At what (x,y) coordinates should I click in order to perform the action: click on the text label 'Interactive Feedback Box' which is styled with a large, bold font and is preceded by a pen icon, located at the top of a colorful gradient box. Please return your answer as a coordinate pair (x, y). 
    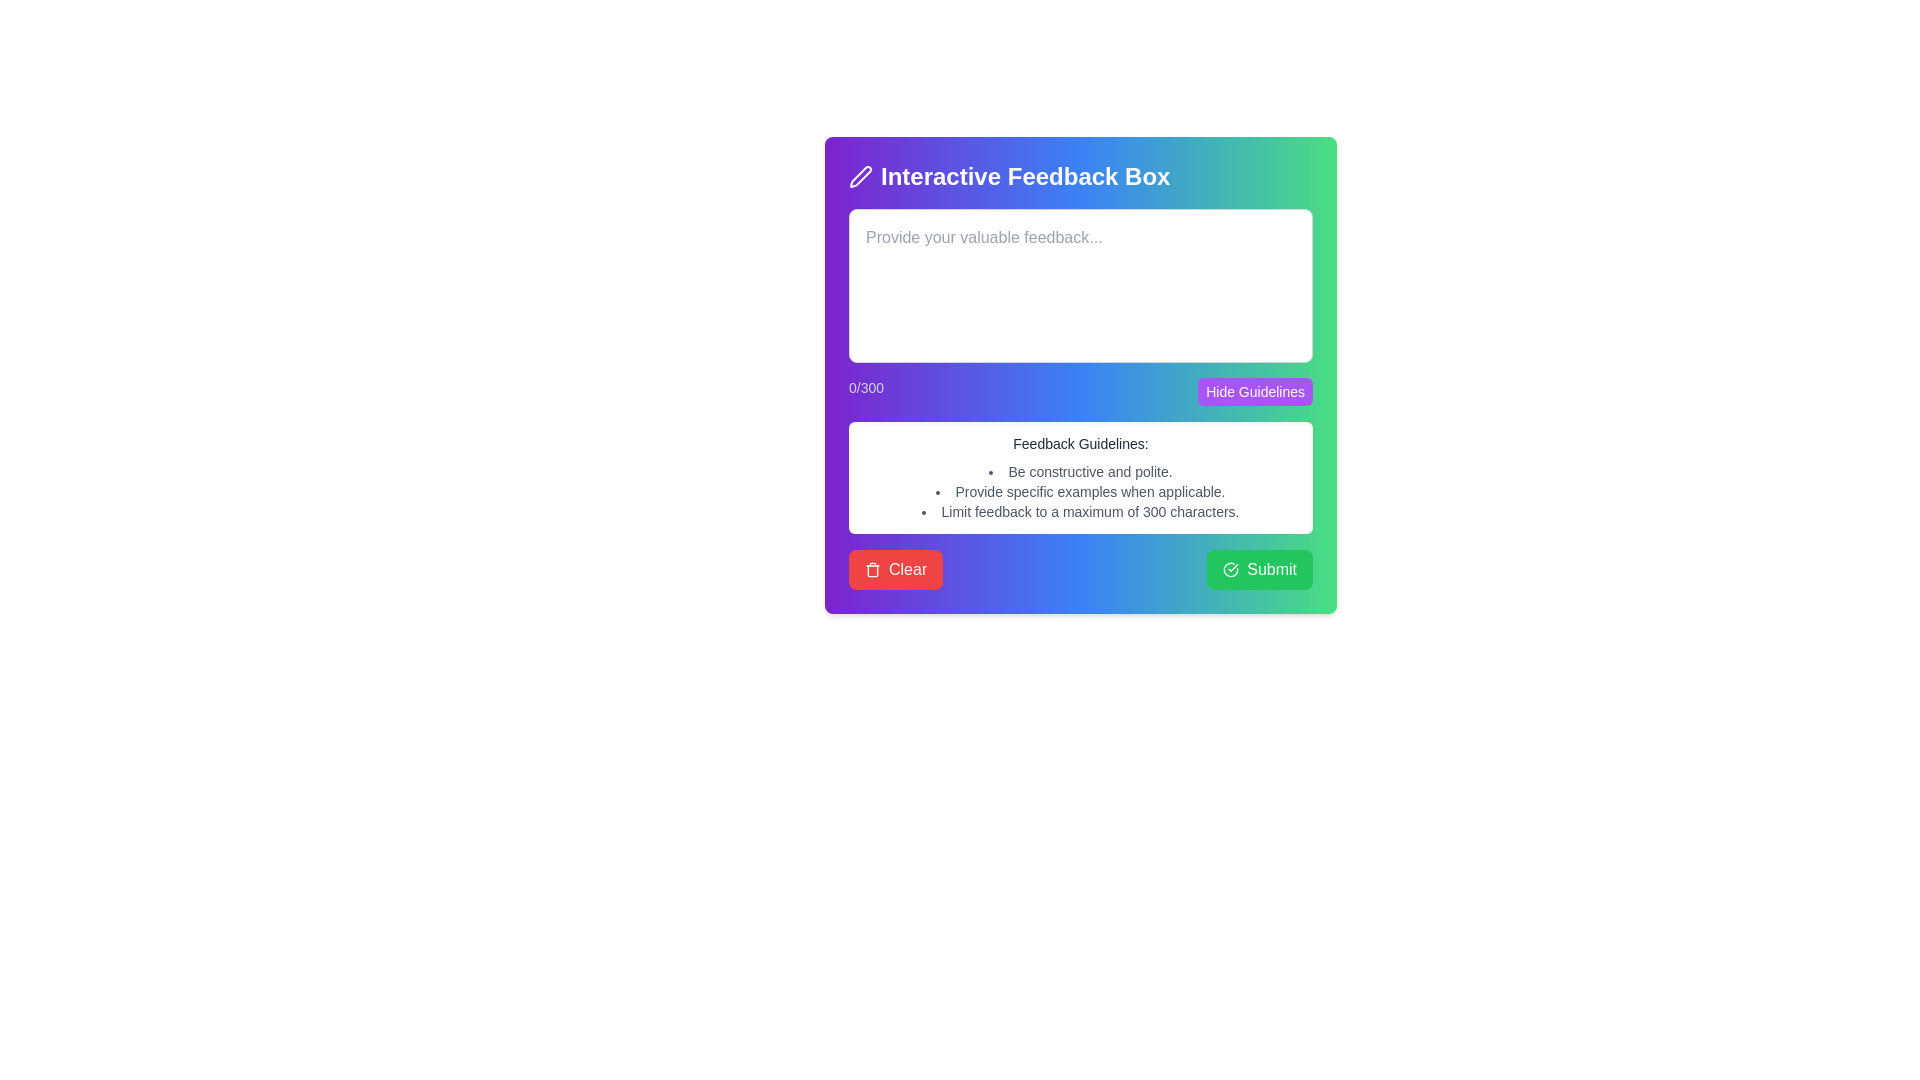
    Looking at the image, I should click on (1079, 176).